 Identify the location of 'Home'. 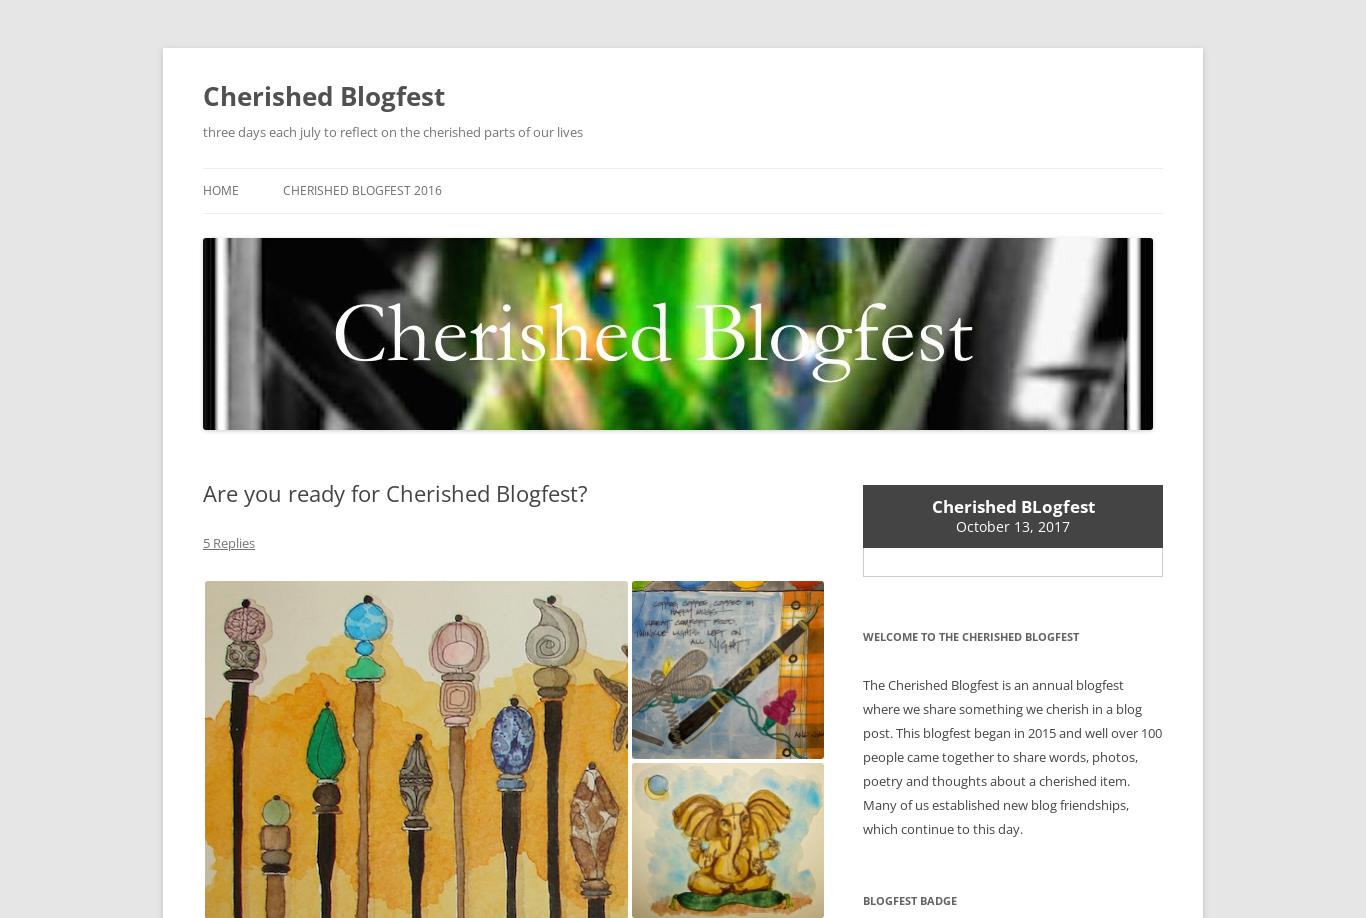
(220, 190).